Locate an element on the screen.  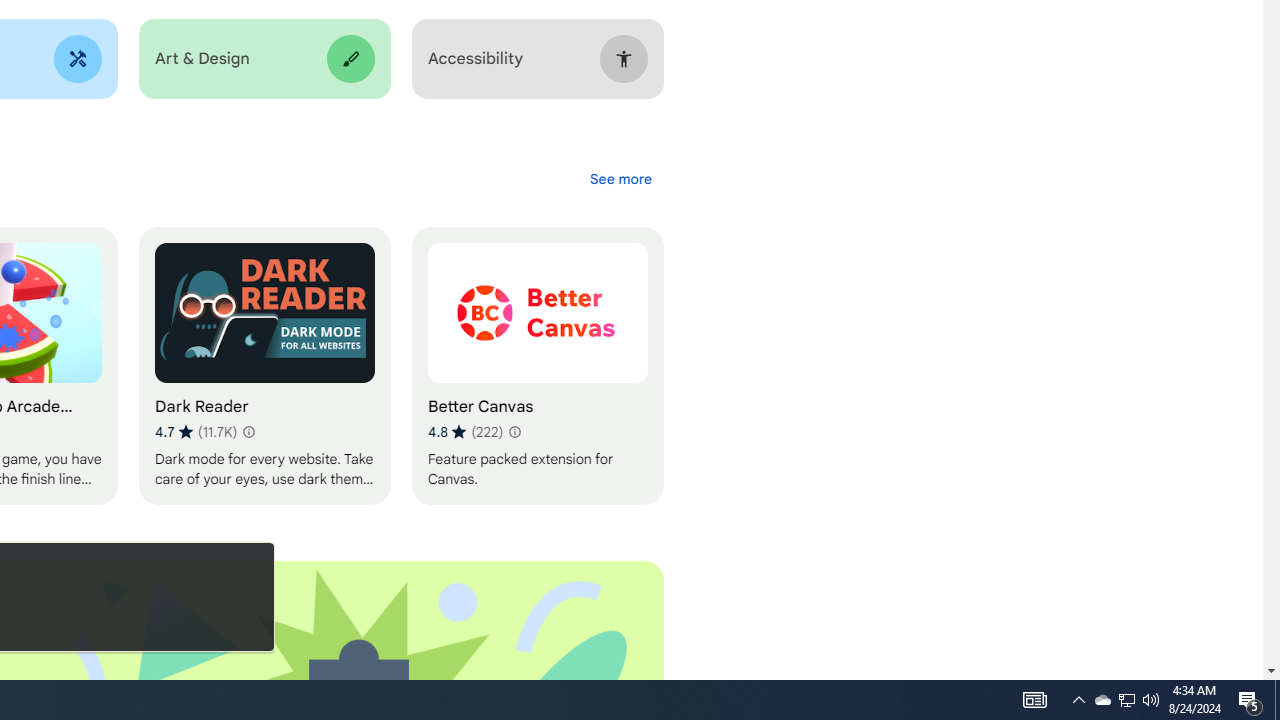
'Average rating 4.8 out of 5 stars. 222 ratings.' is located at coordinates (464, 431).